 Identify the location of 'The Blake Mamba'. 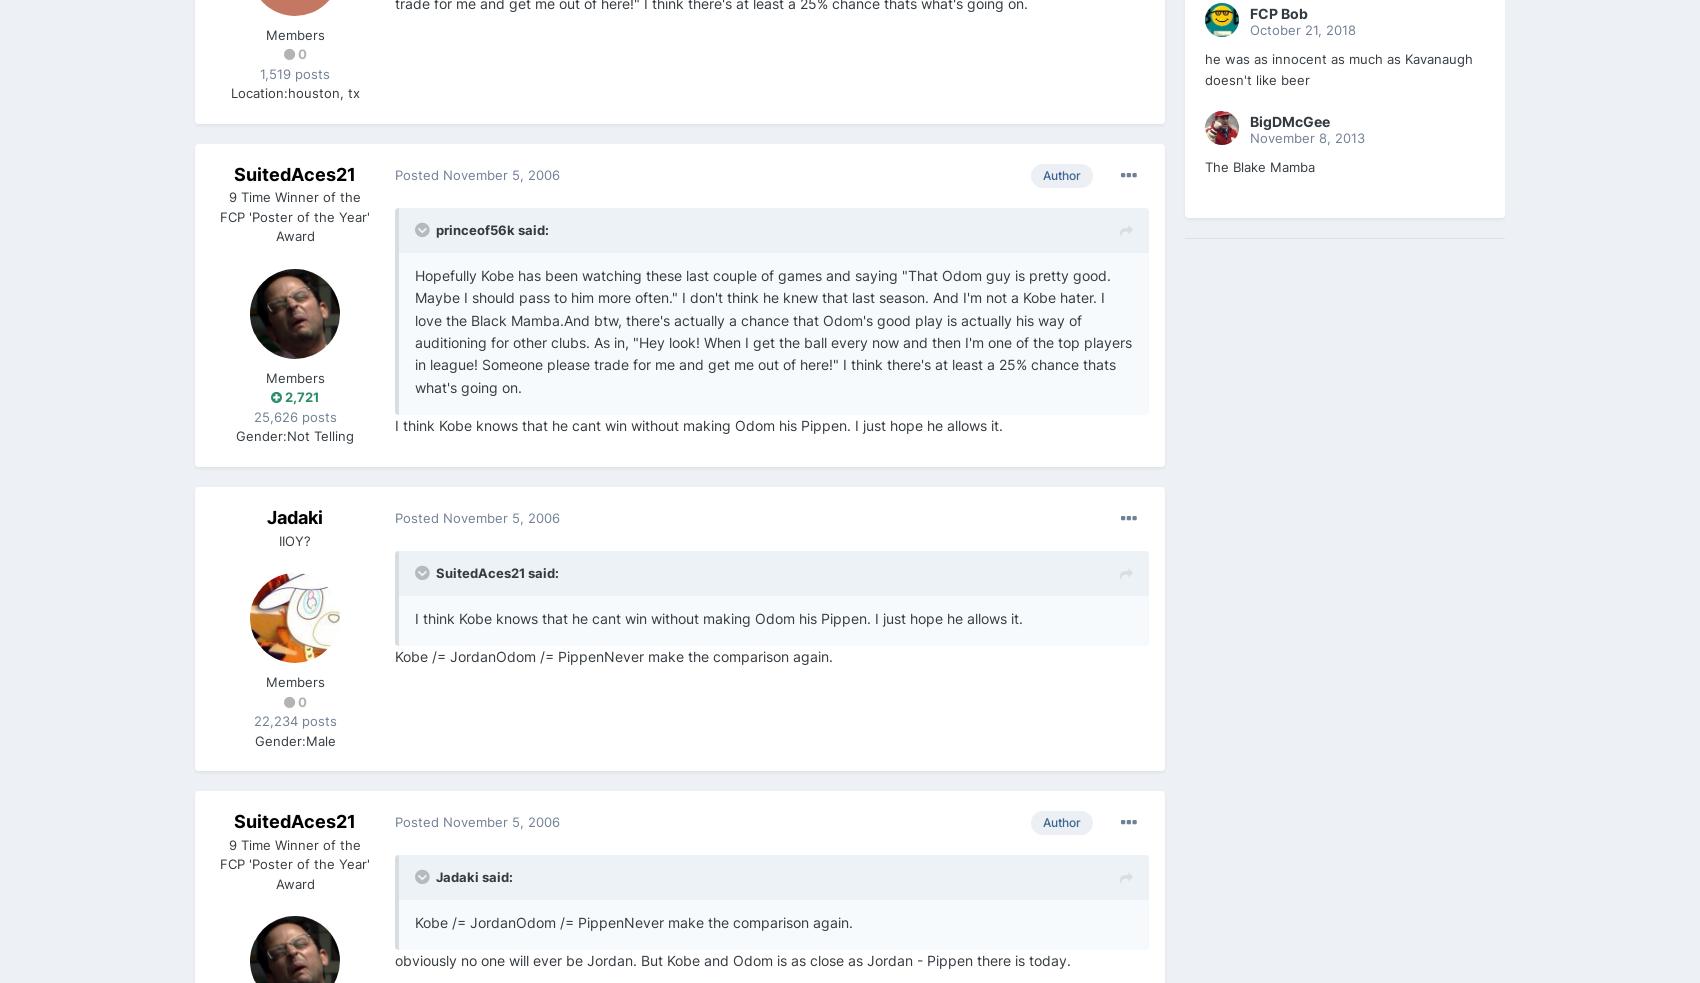
(1259, 166).